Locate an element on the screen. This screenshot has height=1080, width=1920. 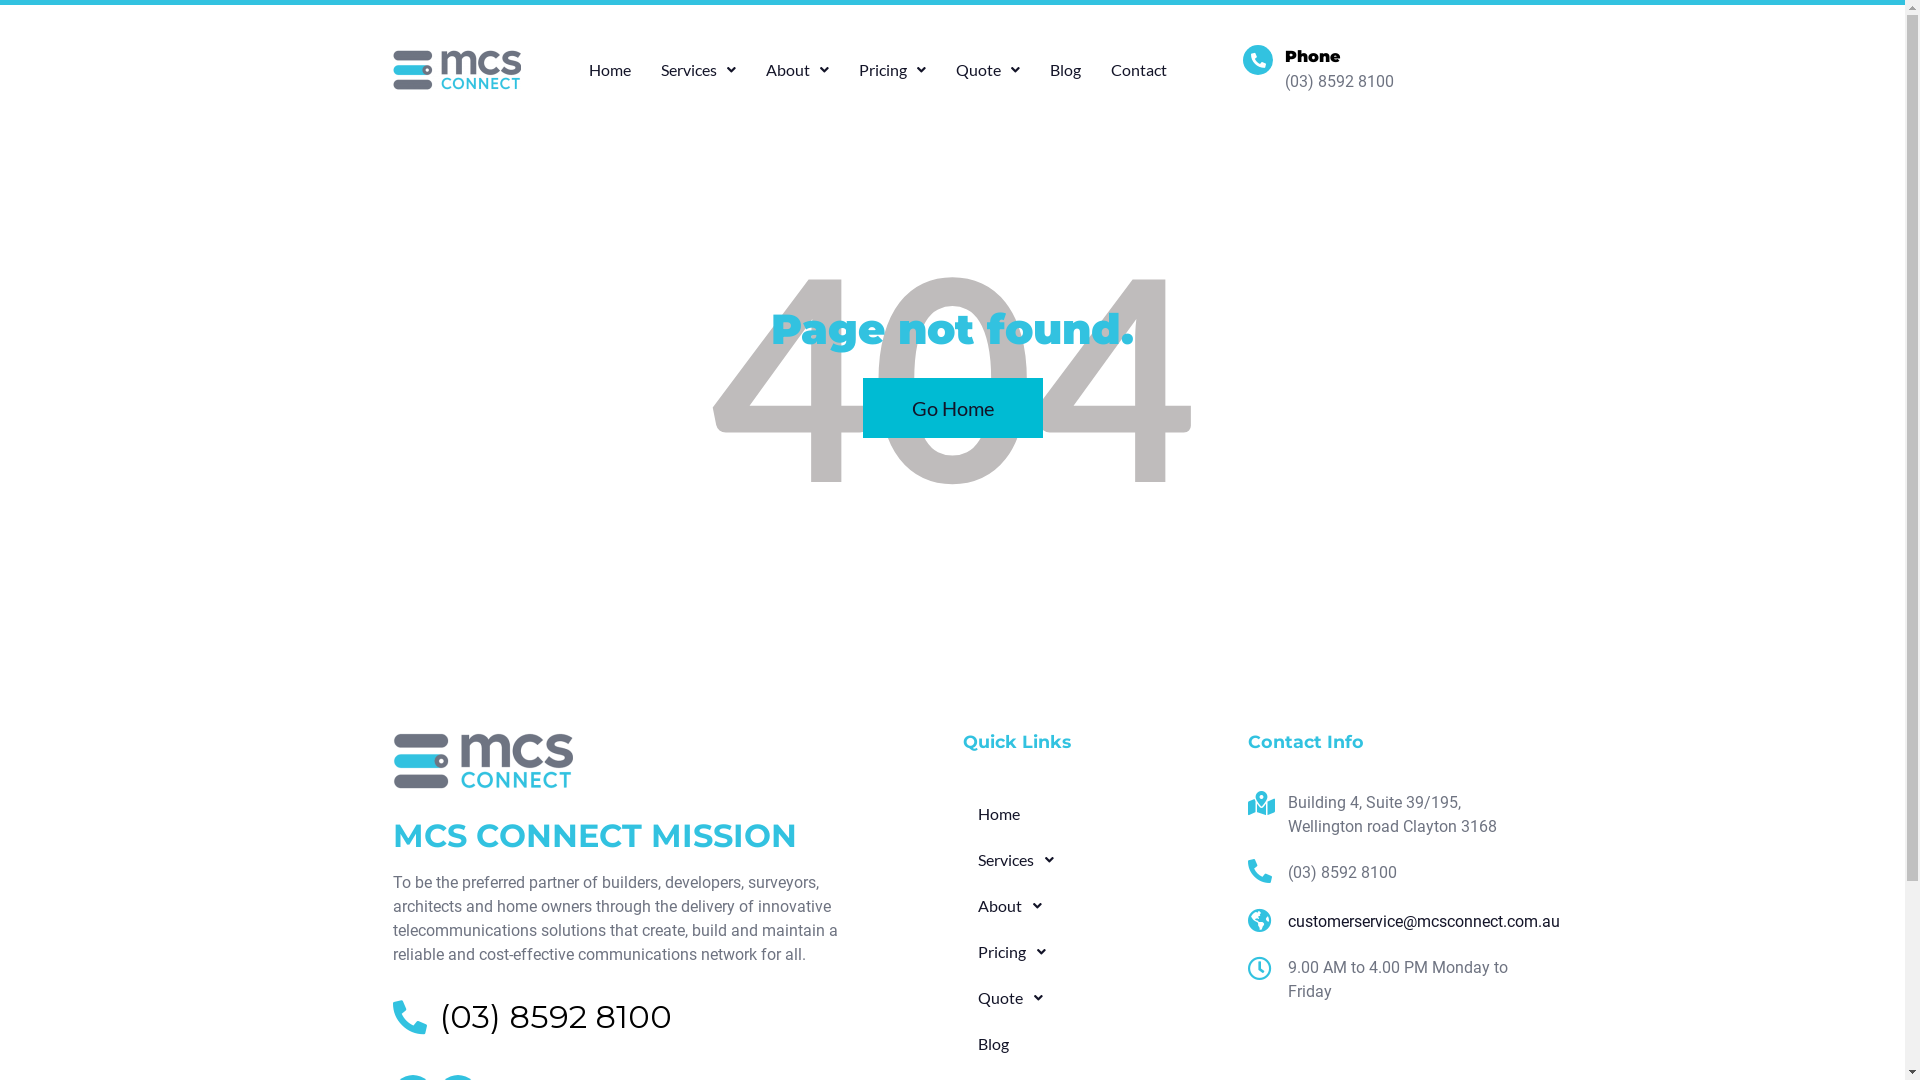
'customerservice@mcsconnect.com.au' is located at coordinates (1379, 921).